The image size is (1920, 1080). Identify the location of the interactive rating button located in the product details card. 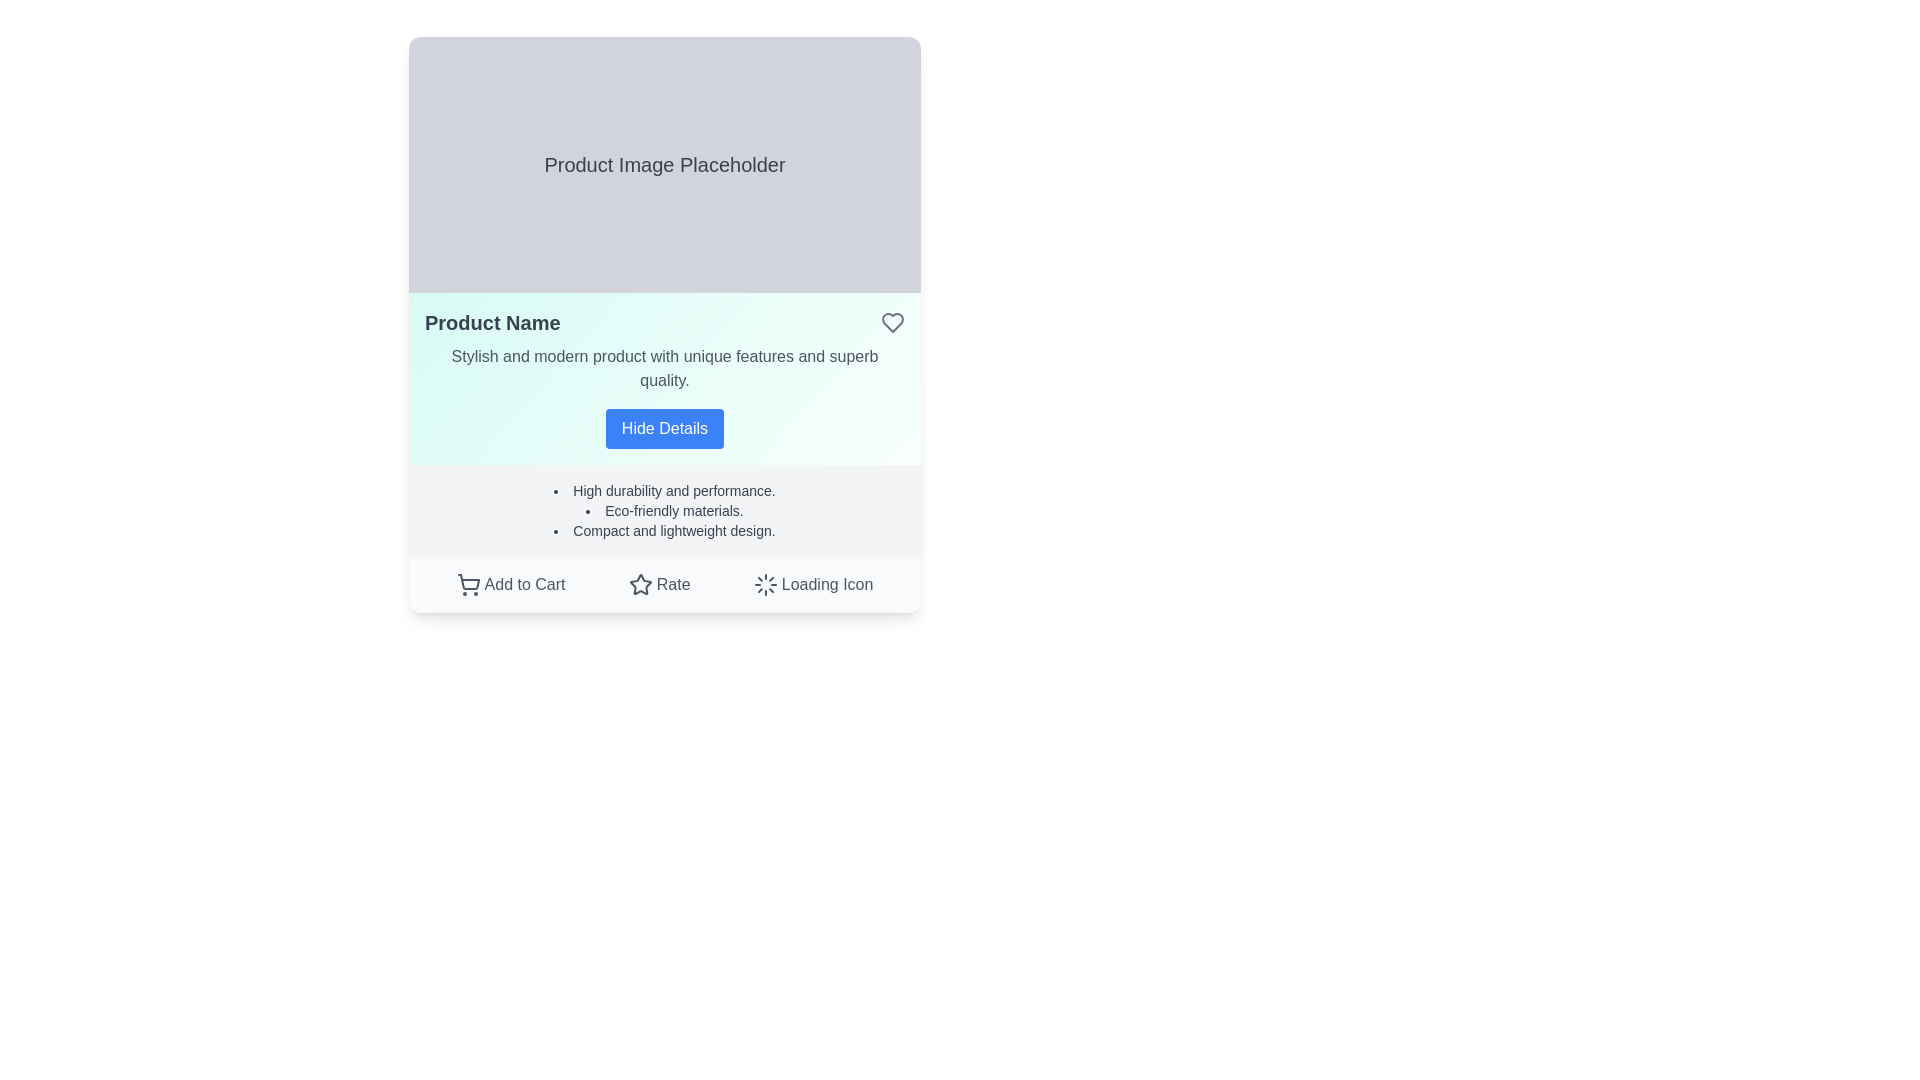
(659, 585).